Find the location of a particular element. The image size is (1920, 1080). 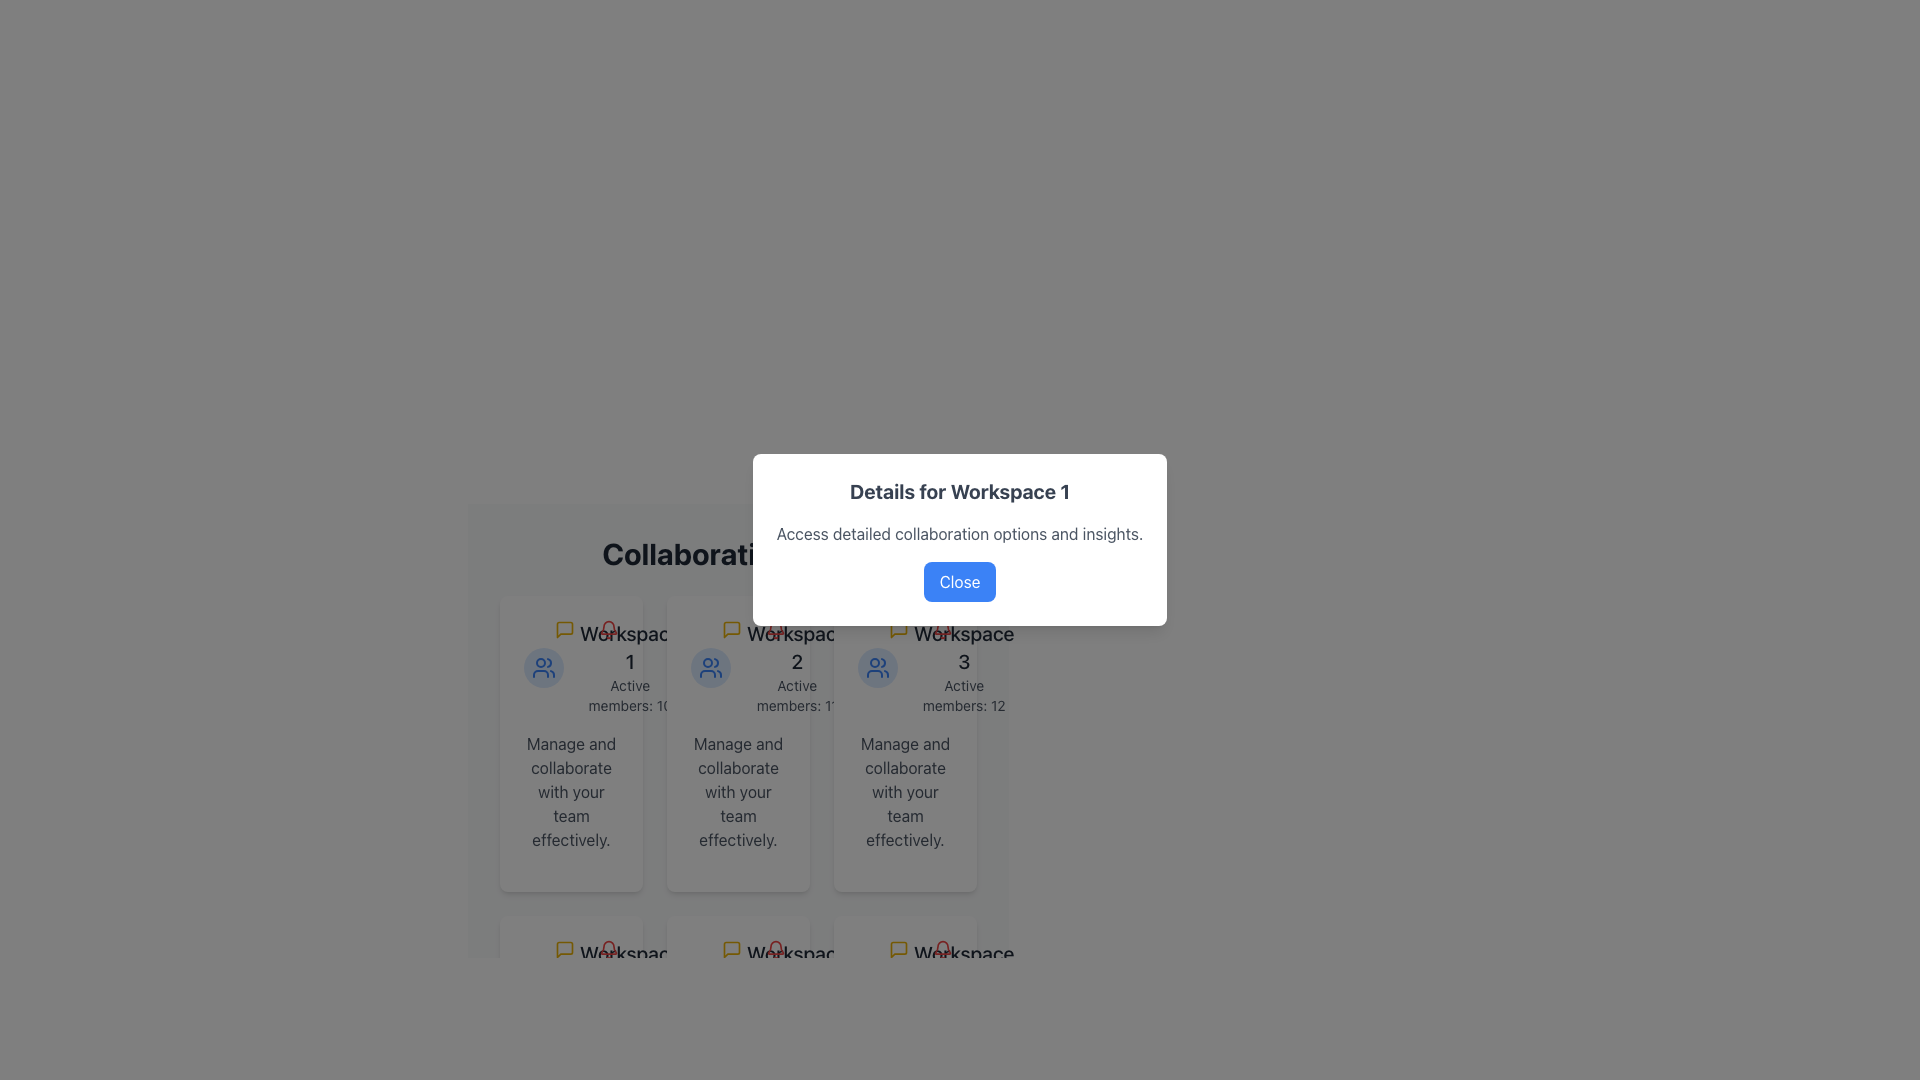

the 'Workspace 2' overview card, which is the second card in the grid layout, providing details and access to functionalities for managing and collaborating within that workspace is located at coordinates (737, 744).